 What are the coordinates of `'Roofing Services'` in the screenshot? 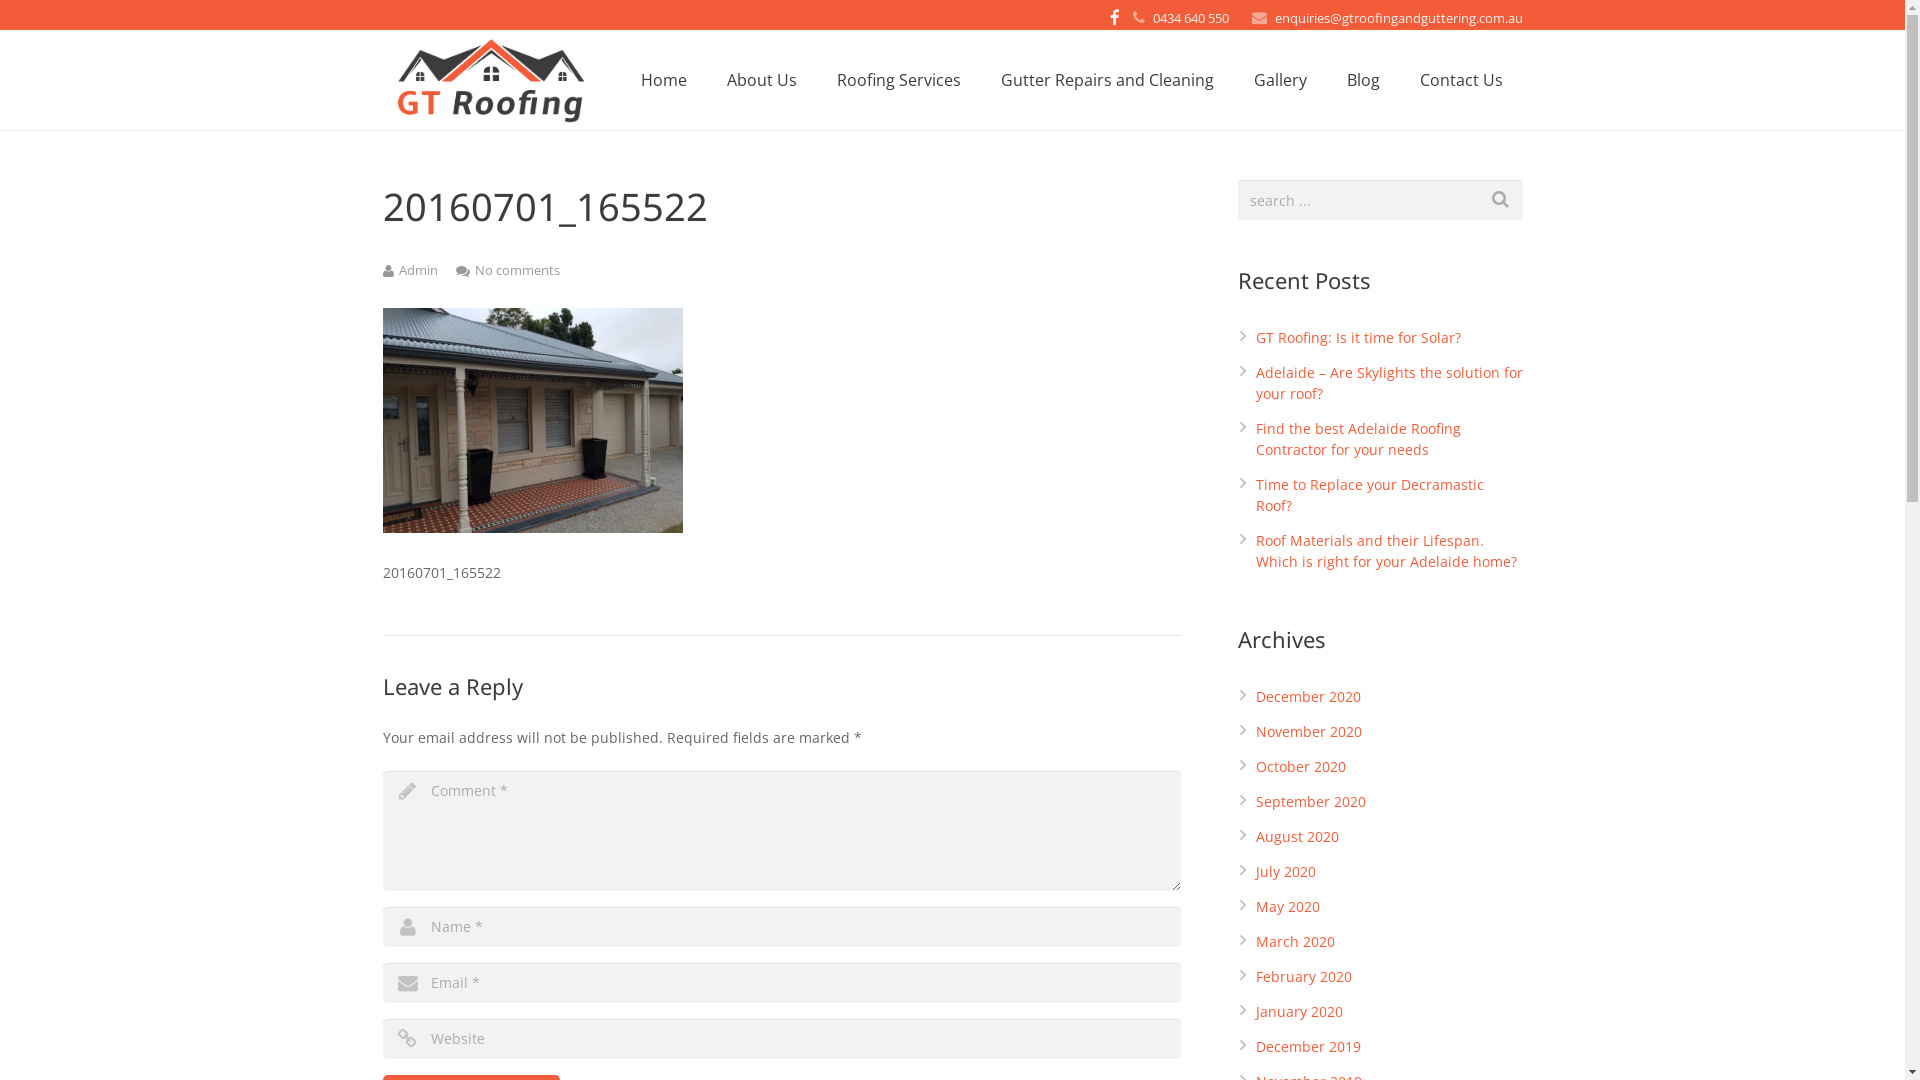 It's located at (896, 79).